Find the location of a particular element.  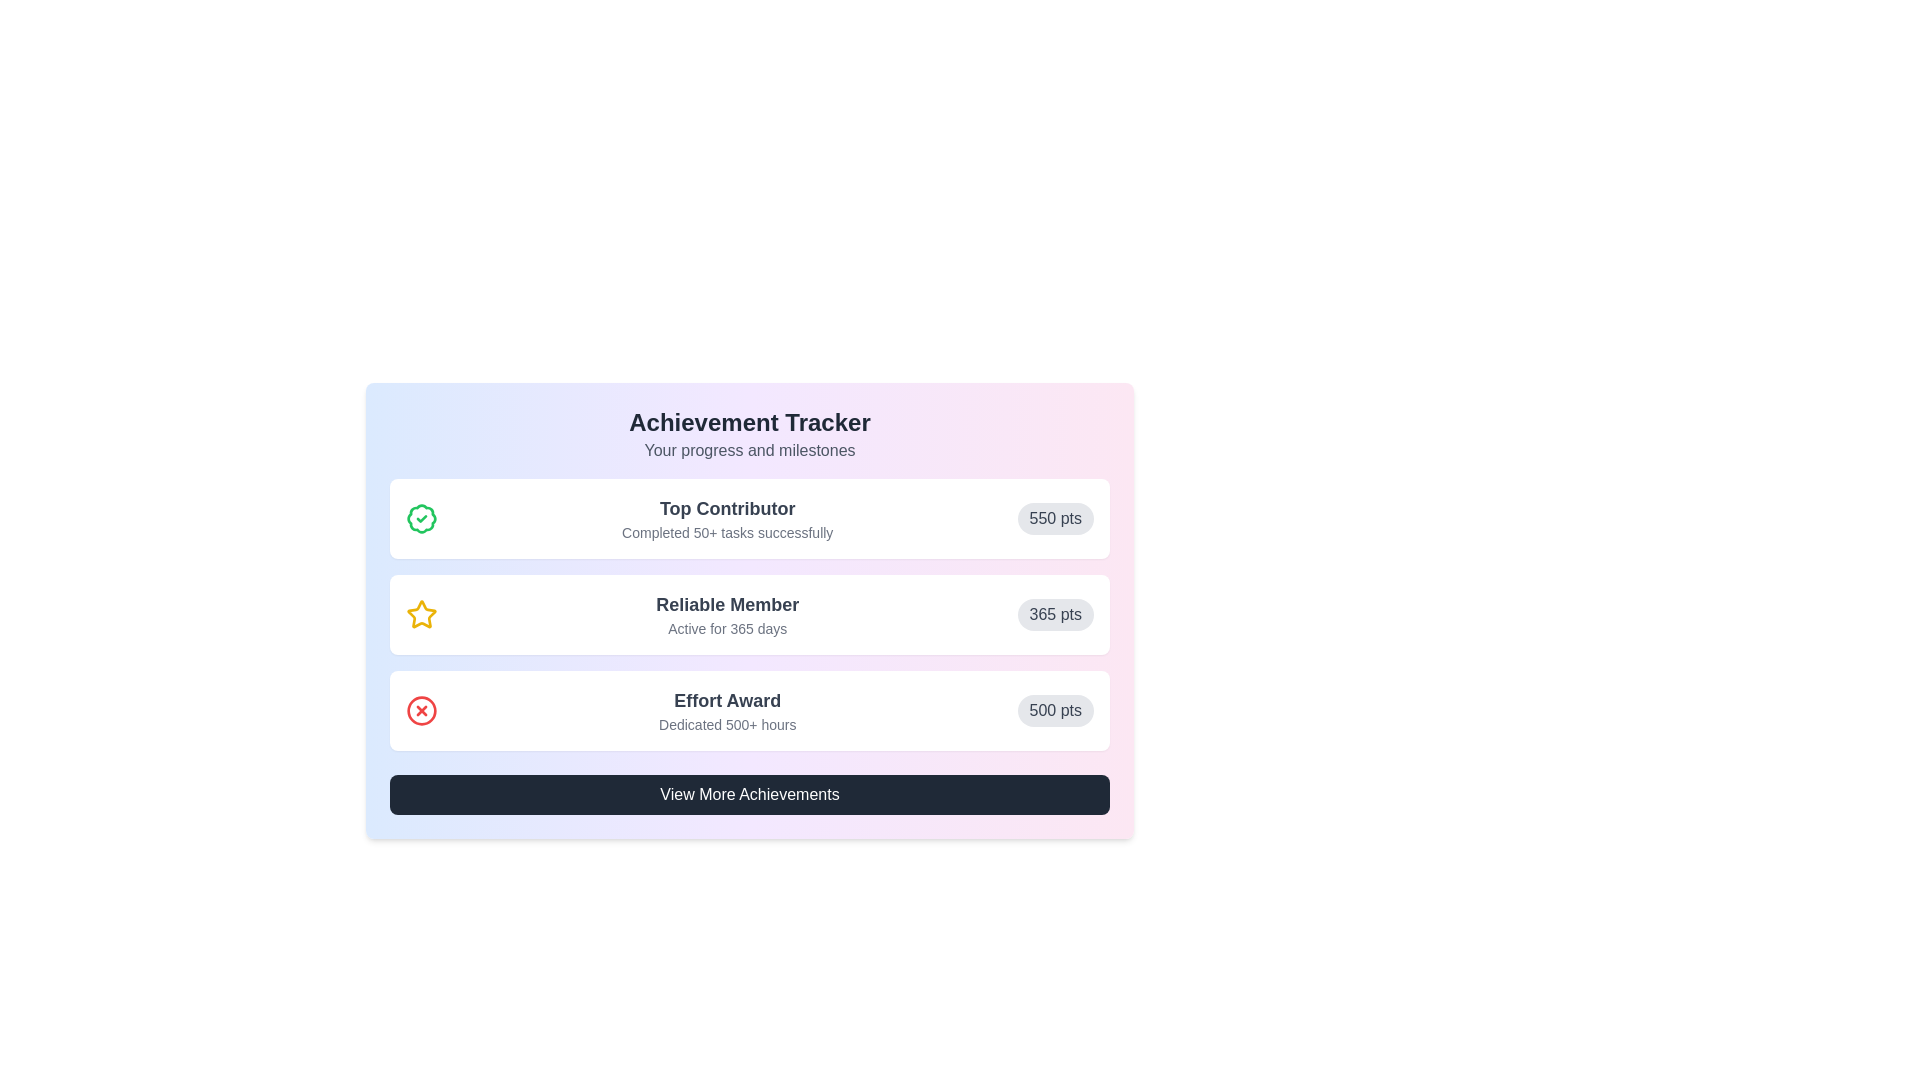

the Achievement card titled 'Reliable Member', which is the second card in a vertical list, featuring a yellow star icon, bold text 'Reliable Member', smaller gray text 'Active for 365 days', and a gray badge '365 pts' is located at coordinates (748, 613).